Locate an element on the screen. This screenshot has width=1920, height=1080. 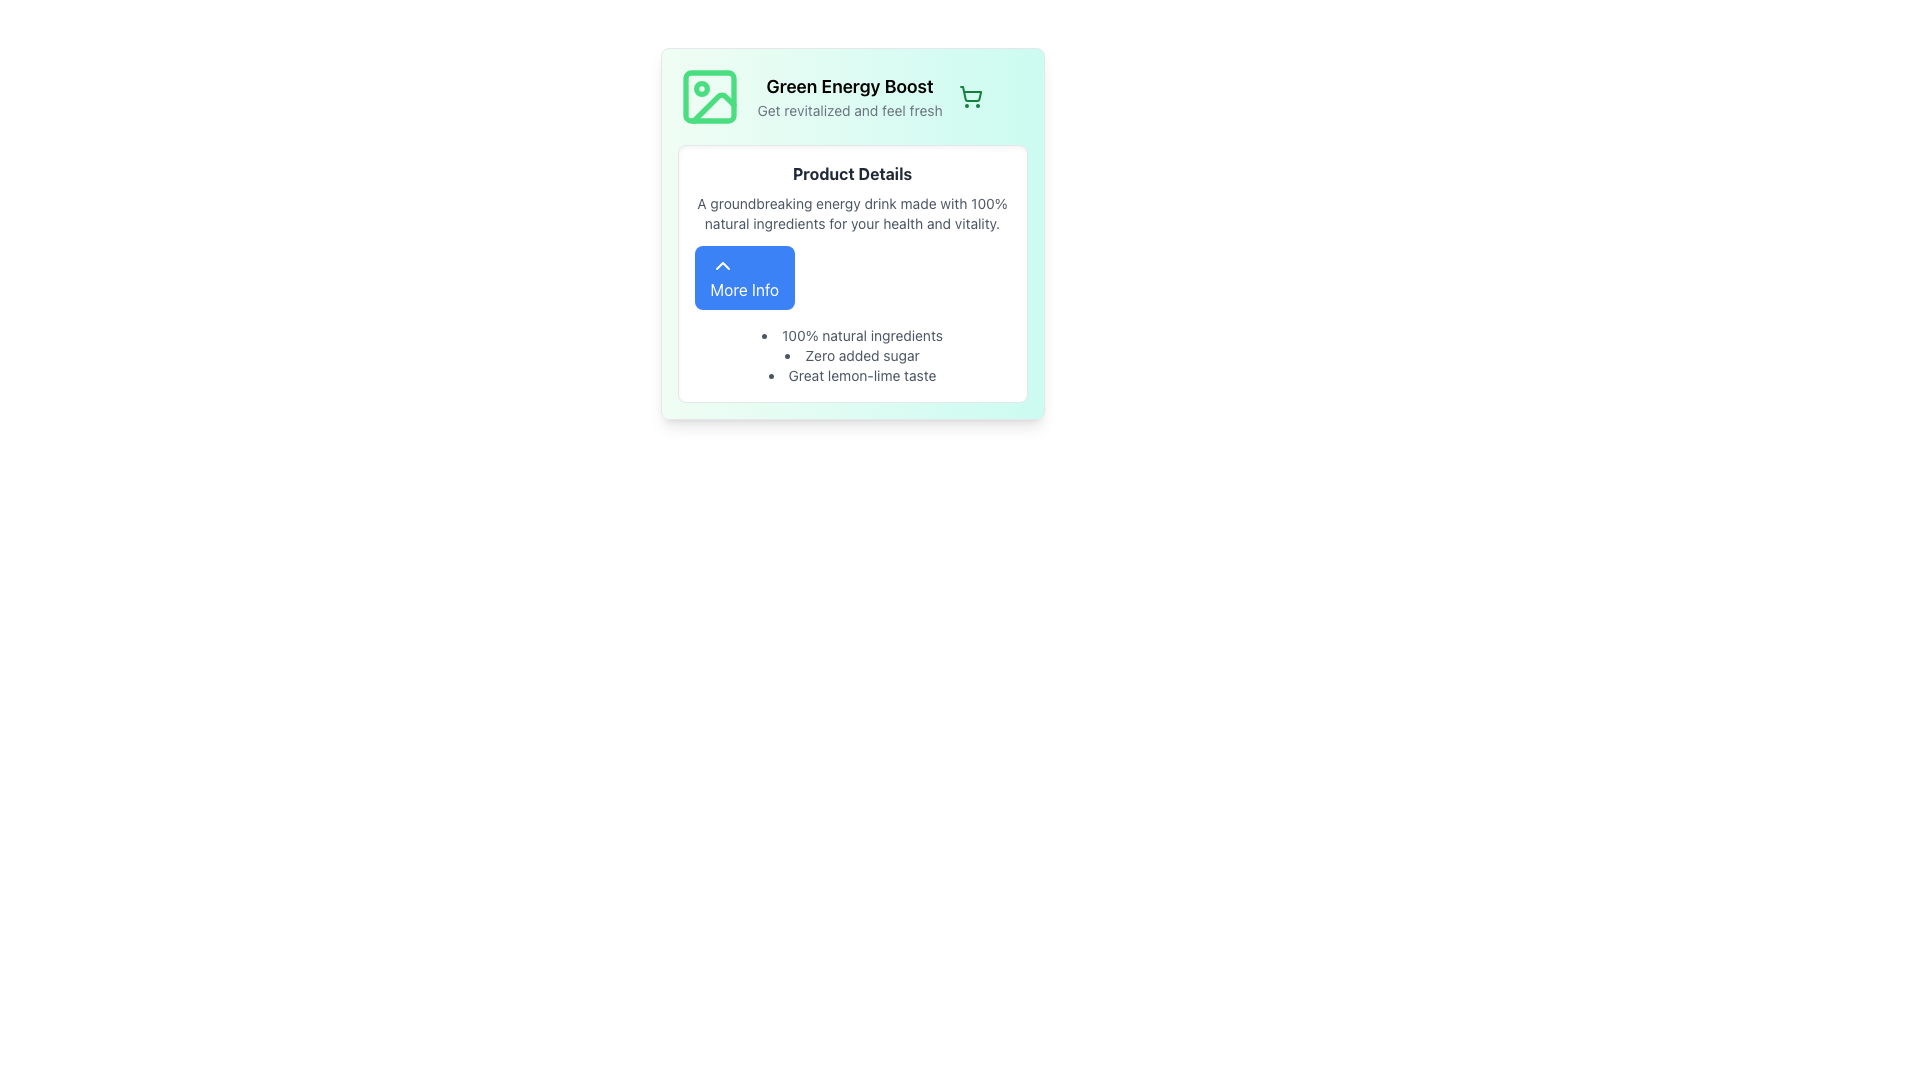
the text label stating 'Zero added sugar', which is the second bullet point in the product details section of the card layout is located at coordinates (852, 354).